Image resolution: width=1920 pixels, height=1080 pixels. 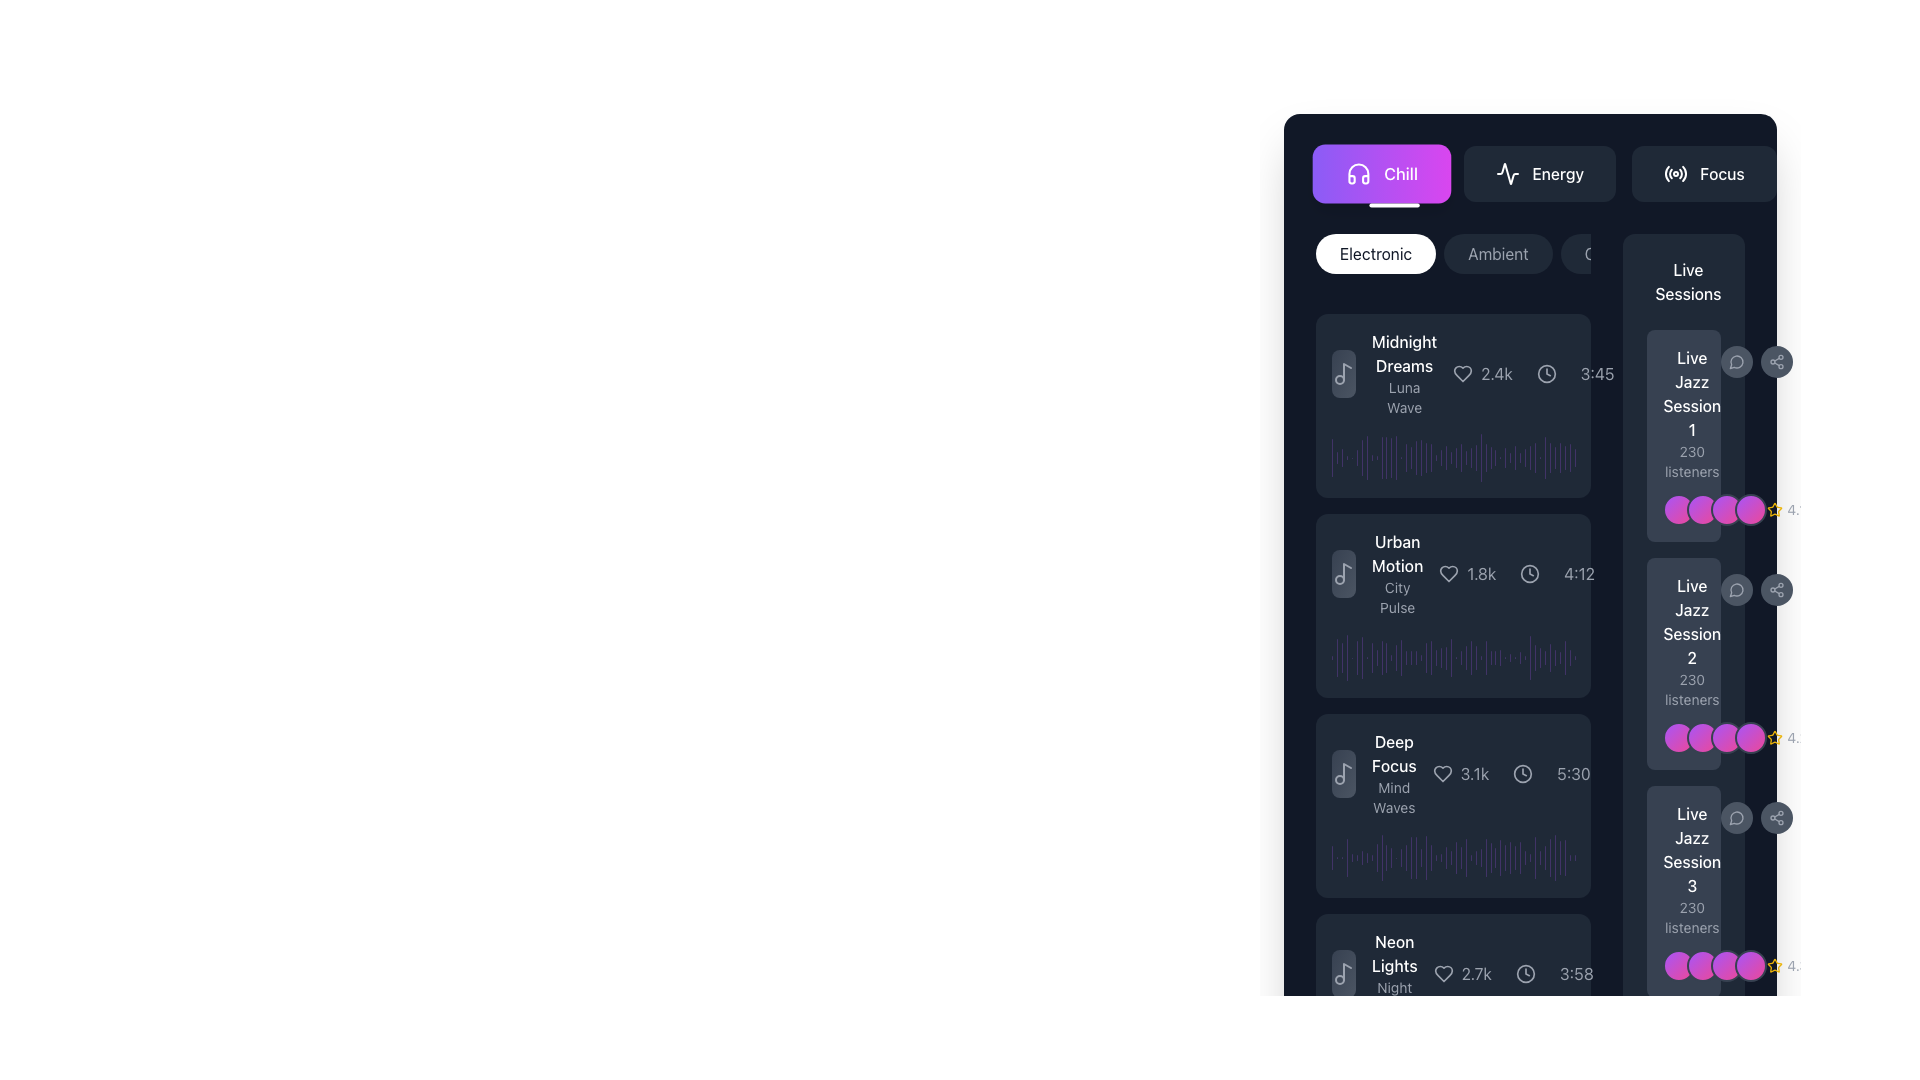 I want to click on informational text displaying the title and listener count for 'Live Jazz Session 2', which is located in the right column labeled 'Live Sessions', positioned between 'Live Jazz Session 1' and 'Live Jazz Session 3', so click(x=1691, y=641).